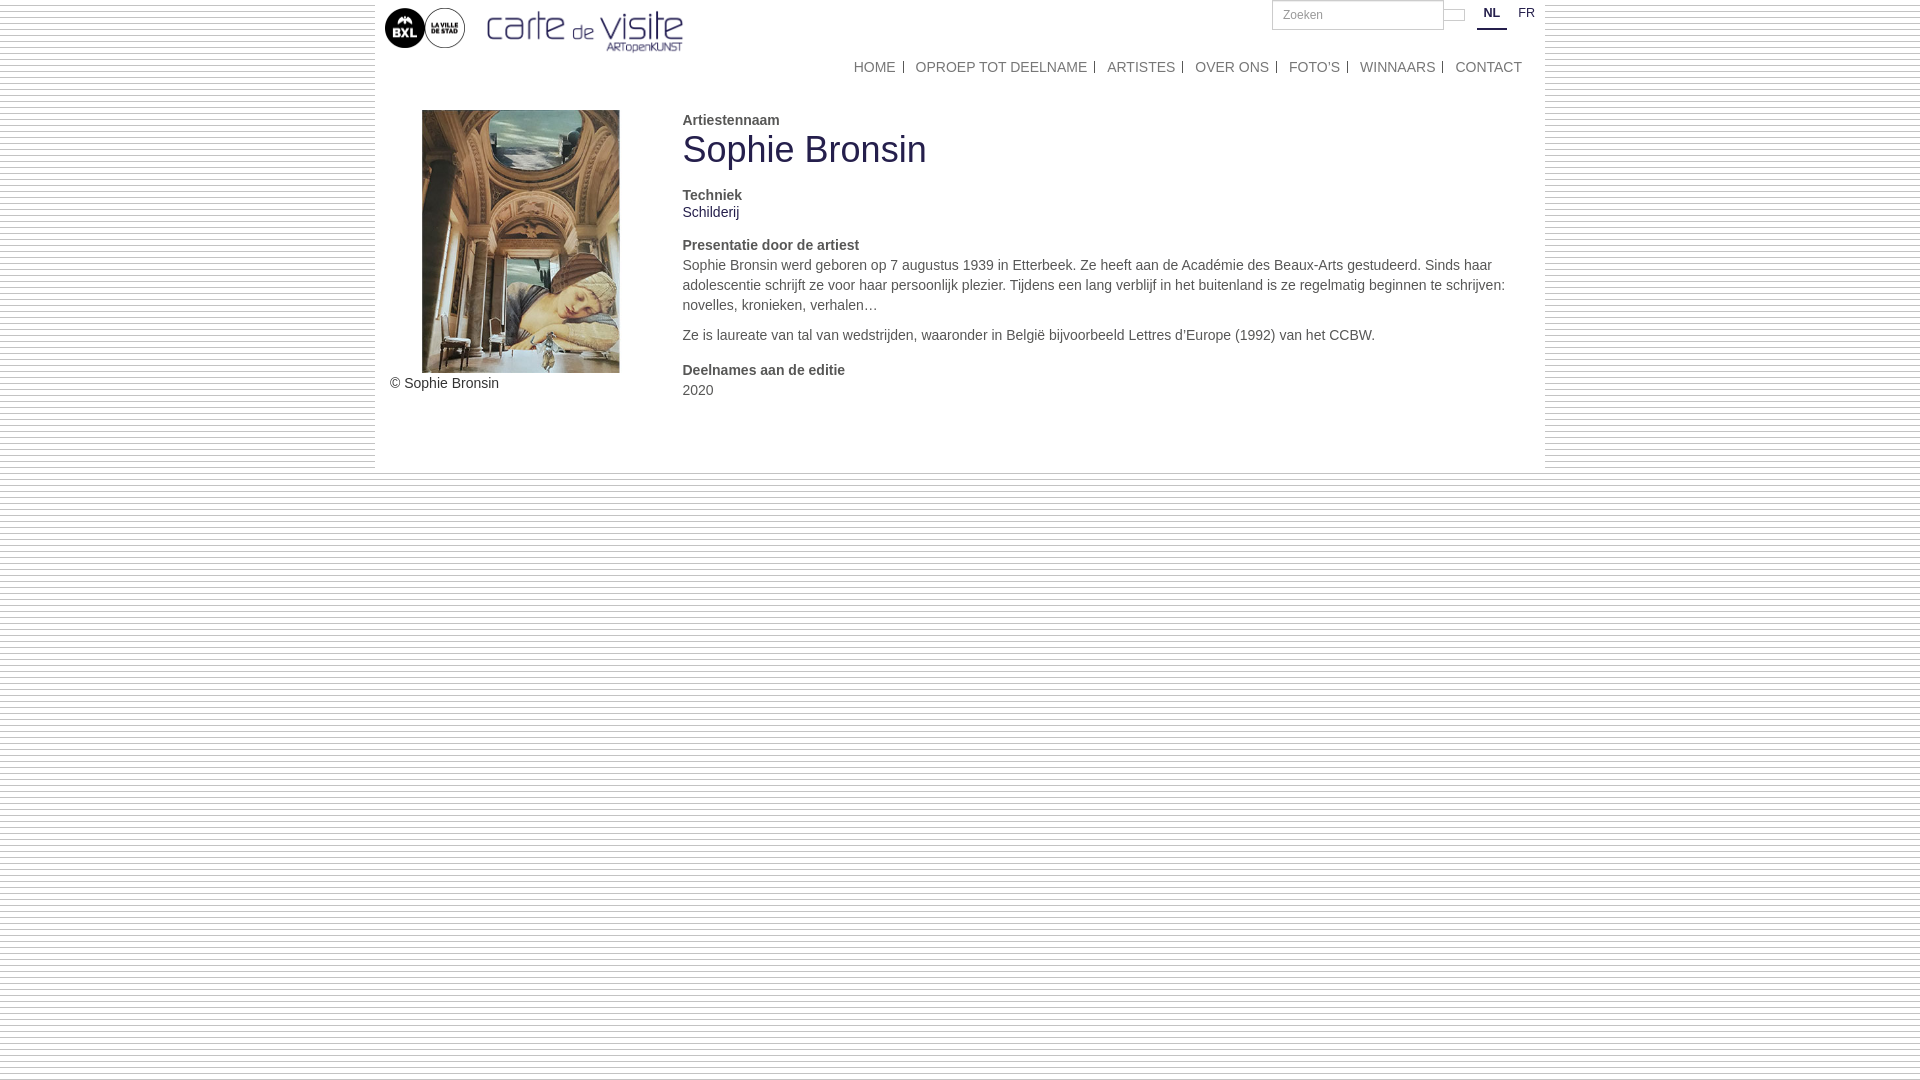 The width and height of the screenshot is (1920, 1080). I want to click on 'OVER ONS', so click(1231, 65).